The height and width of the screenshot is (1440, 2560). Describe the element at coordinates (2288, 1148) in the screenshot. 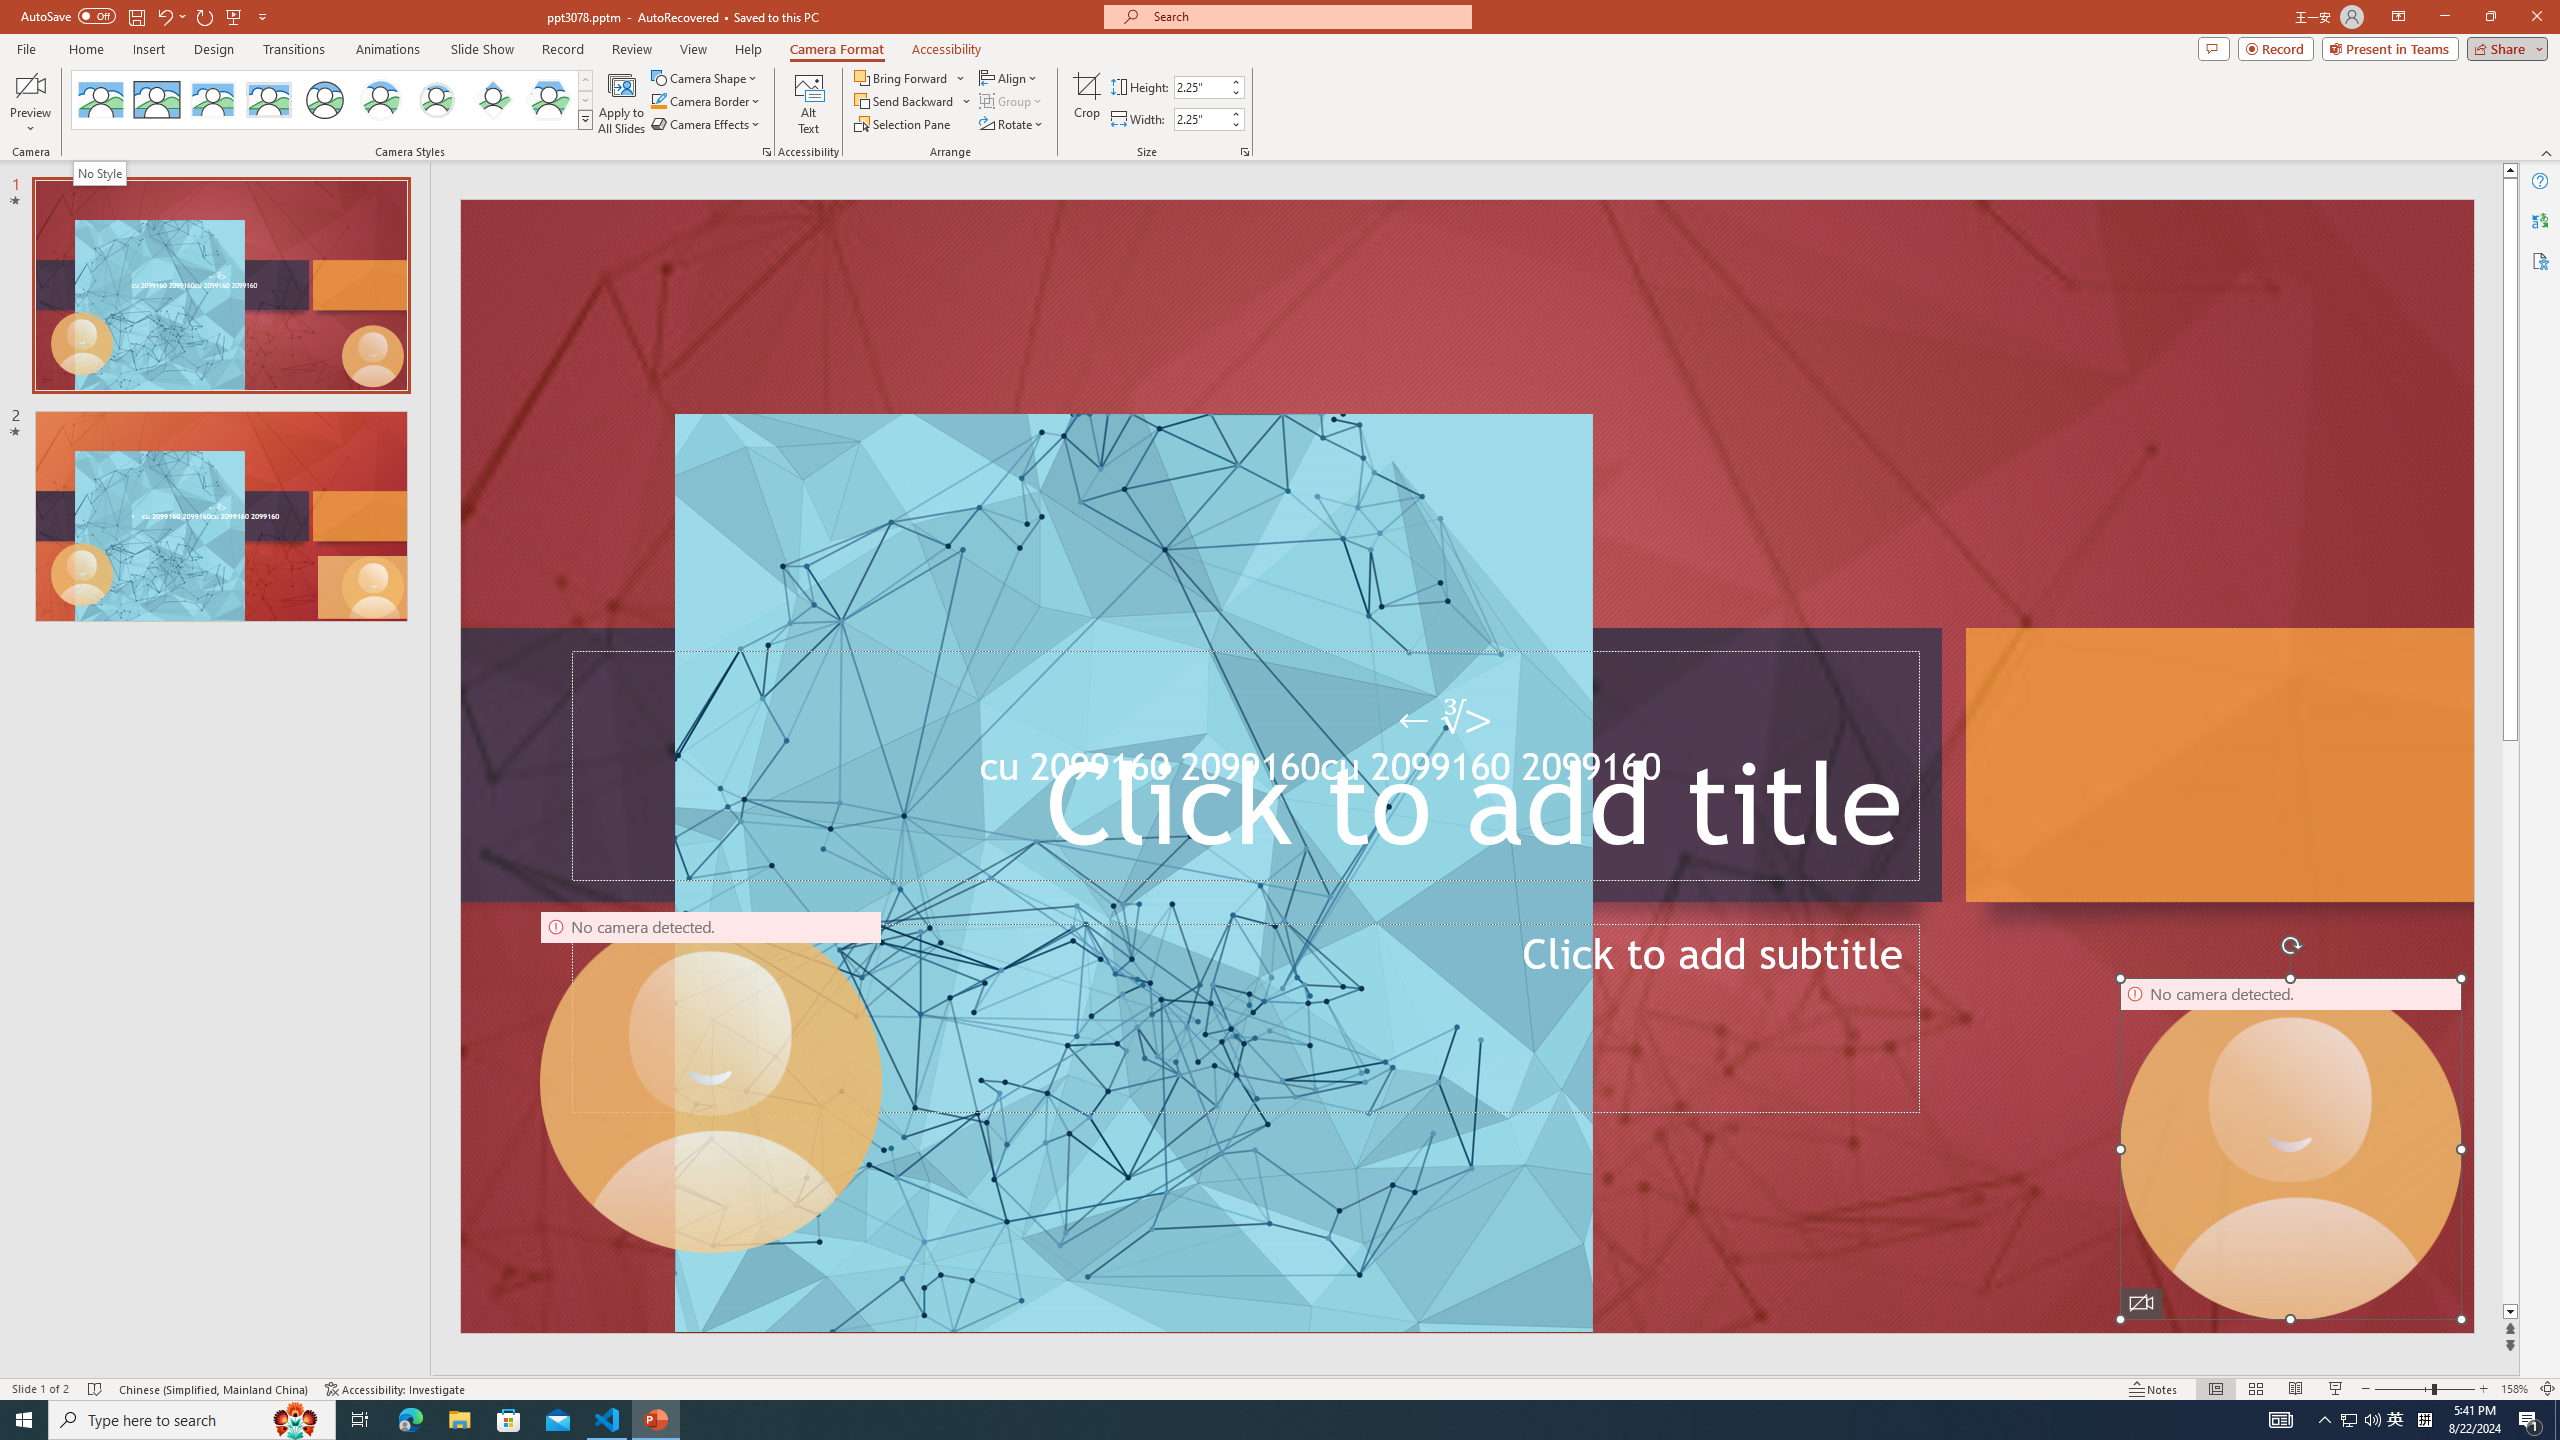

I see `'Camera 16, No camera detected.'` at that location.